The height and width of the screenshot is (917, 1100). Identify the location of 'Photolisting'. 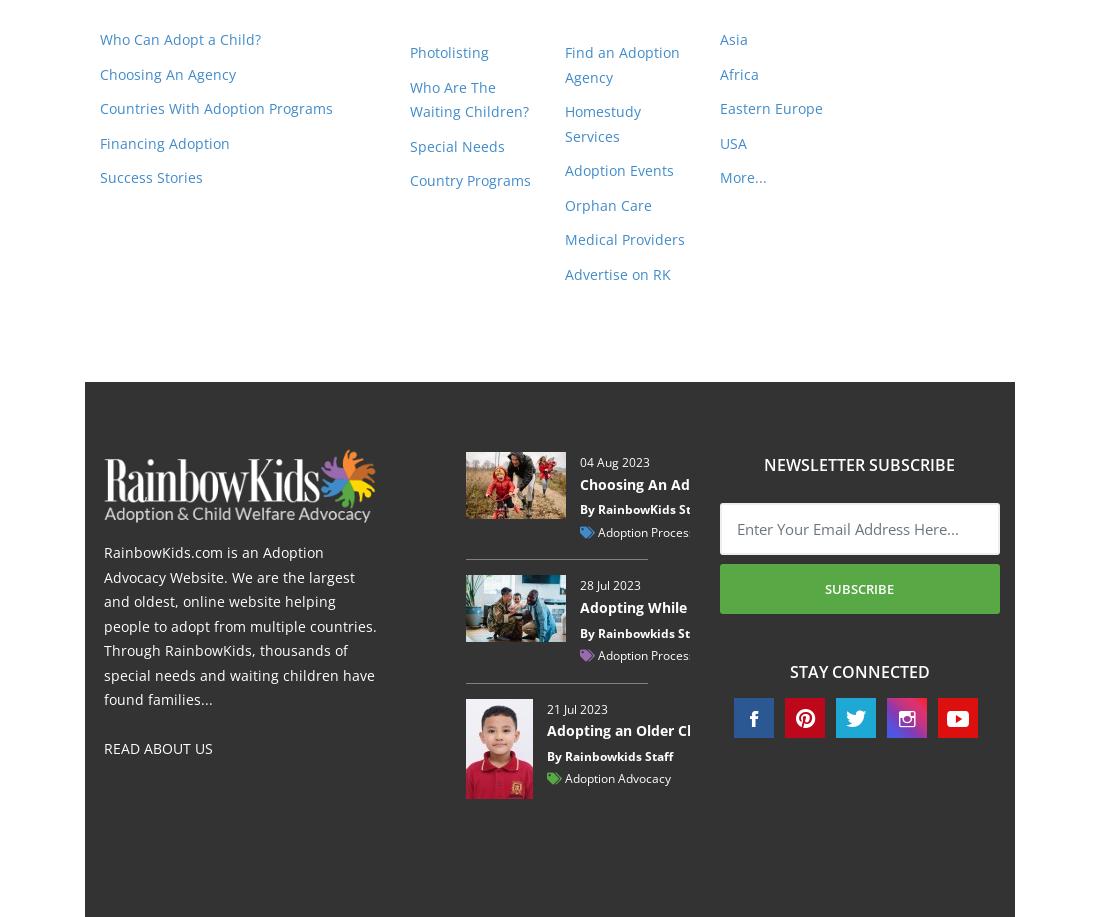
(408, 52).